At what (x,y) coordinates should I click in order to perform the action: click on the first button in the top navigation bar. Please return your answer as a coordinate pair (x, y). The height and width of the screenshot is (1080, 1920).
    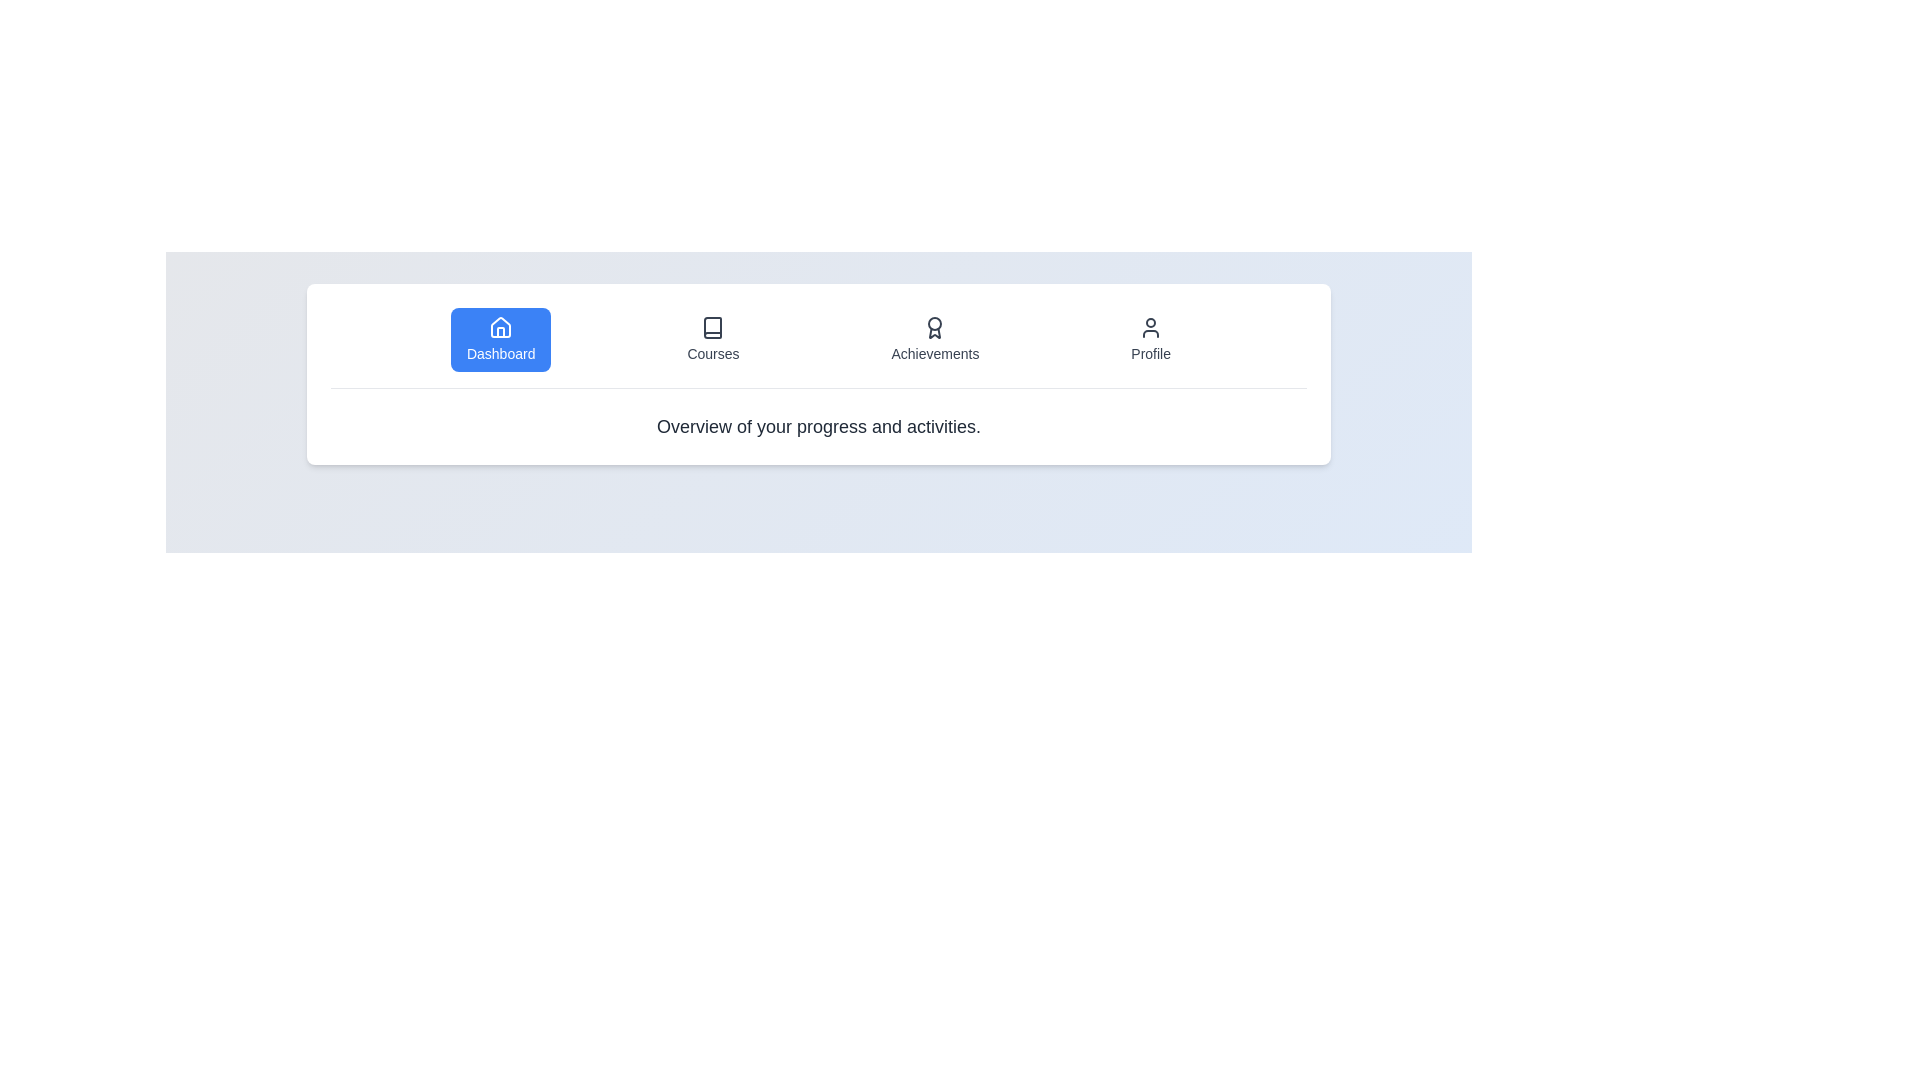
    Looking at the image, I should click on (501, 338).